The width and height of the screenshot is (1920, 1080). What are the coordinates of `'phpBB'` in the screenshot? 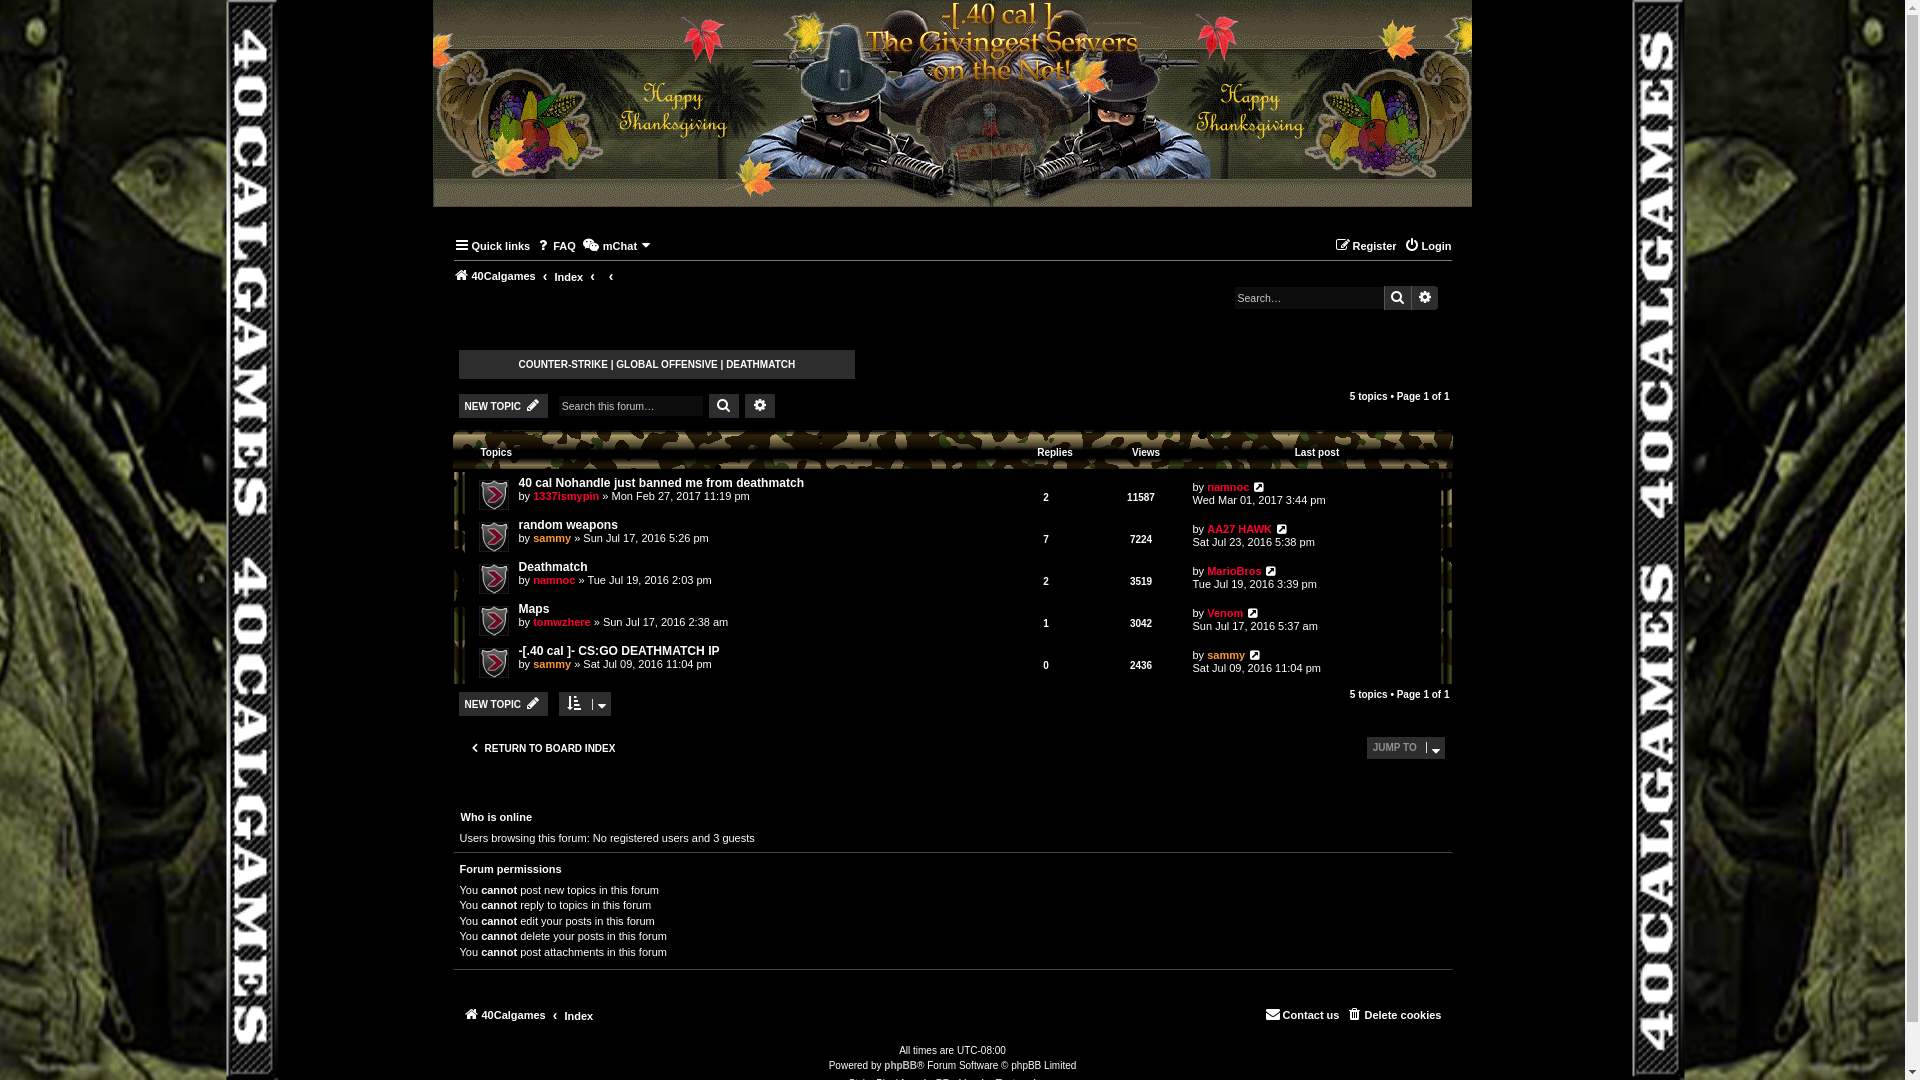 It's located at (899, 1064).